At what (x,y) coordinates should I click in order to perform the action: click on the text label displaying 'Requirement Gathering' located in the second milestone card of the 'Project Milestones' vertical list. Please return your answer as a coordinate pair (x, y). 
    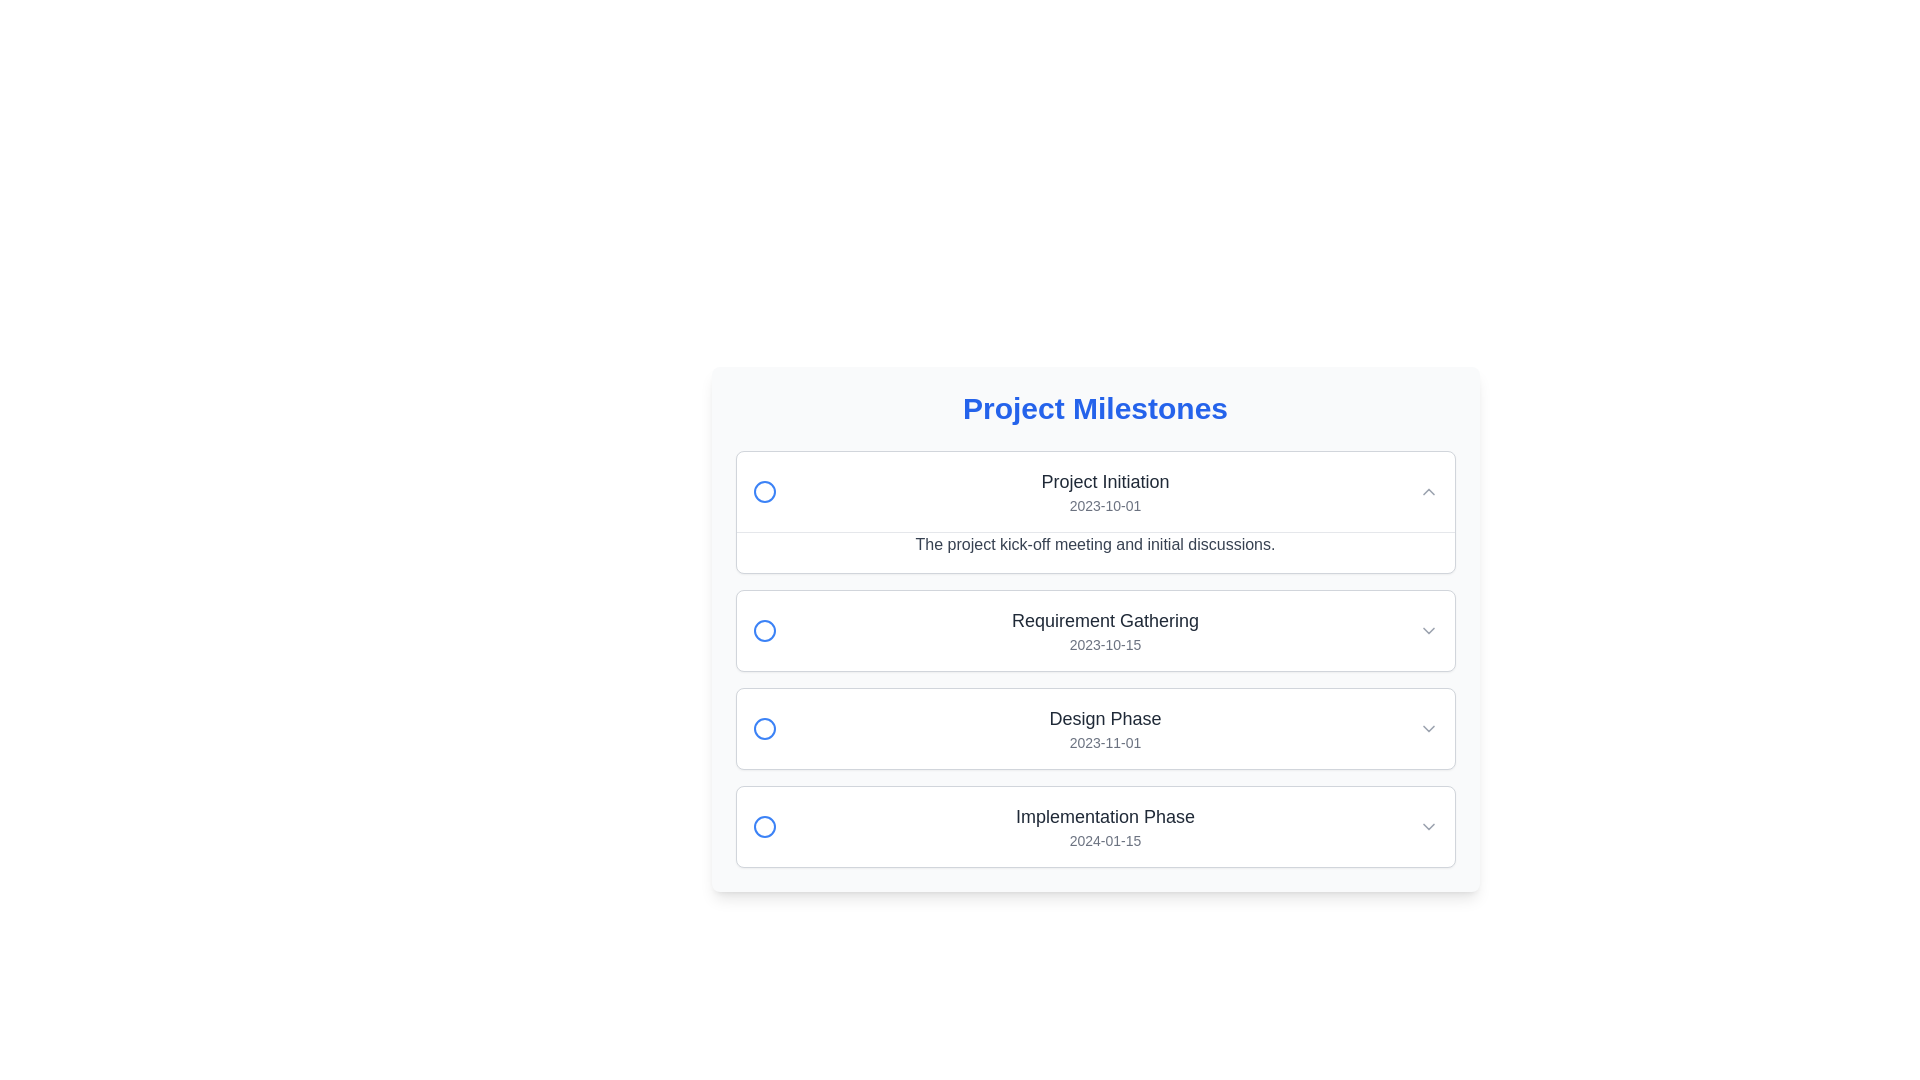
    Looking at the image, I should click on (1104, 620).